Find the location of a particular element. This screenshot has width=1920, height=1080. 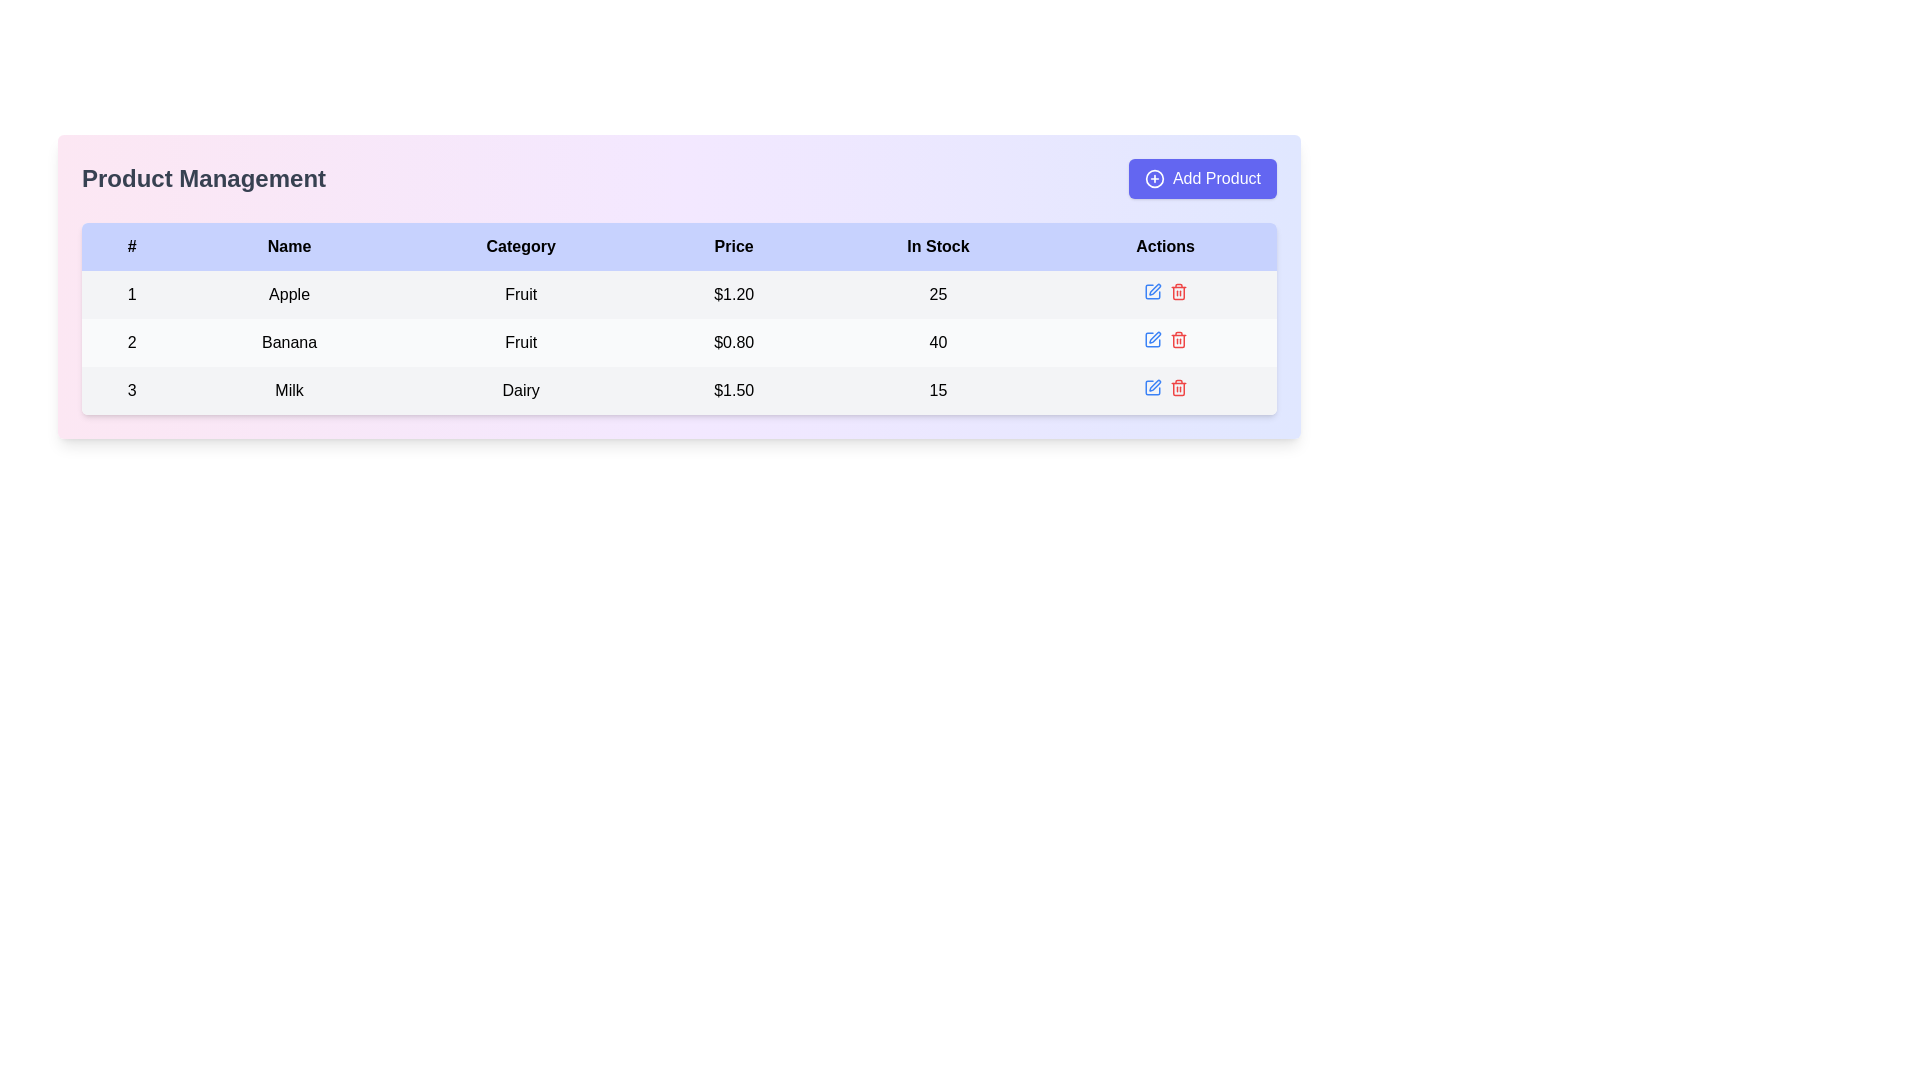

the product name text label located in the second row, second column of the table under the 'Name' column is located at coordinates (288, 342).